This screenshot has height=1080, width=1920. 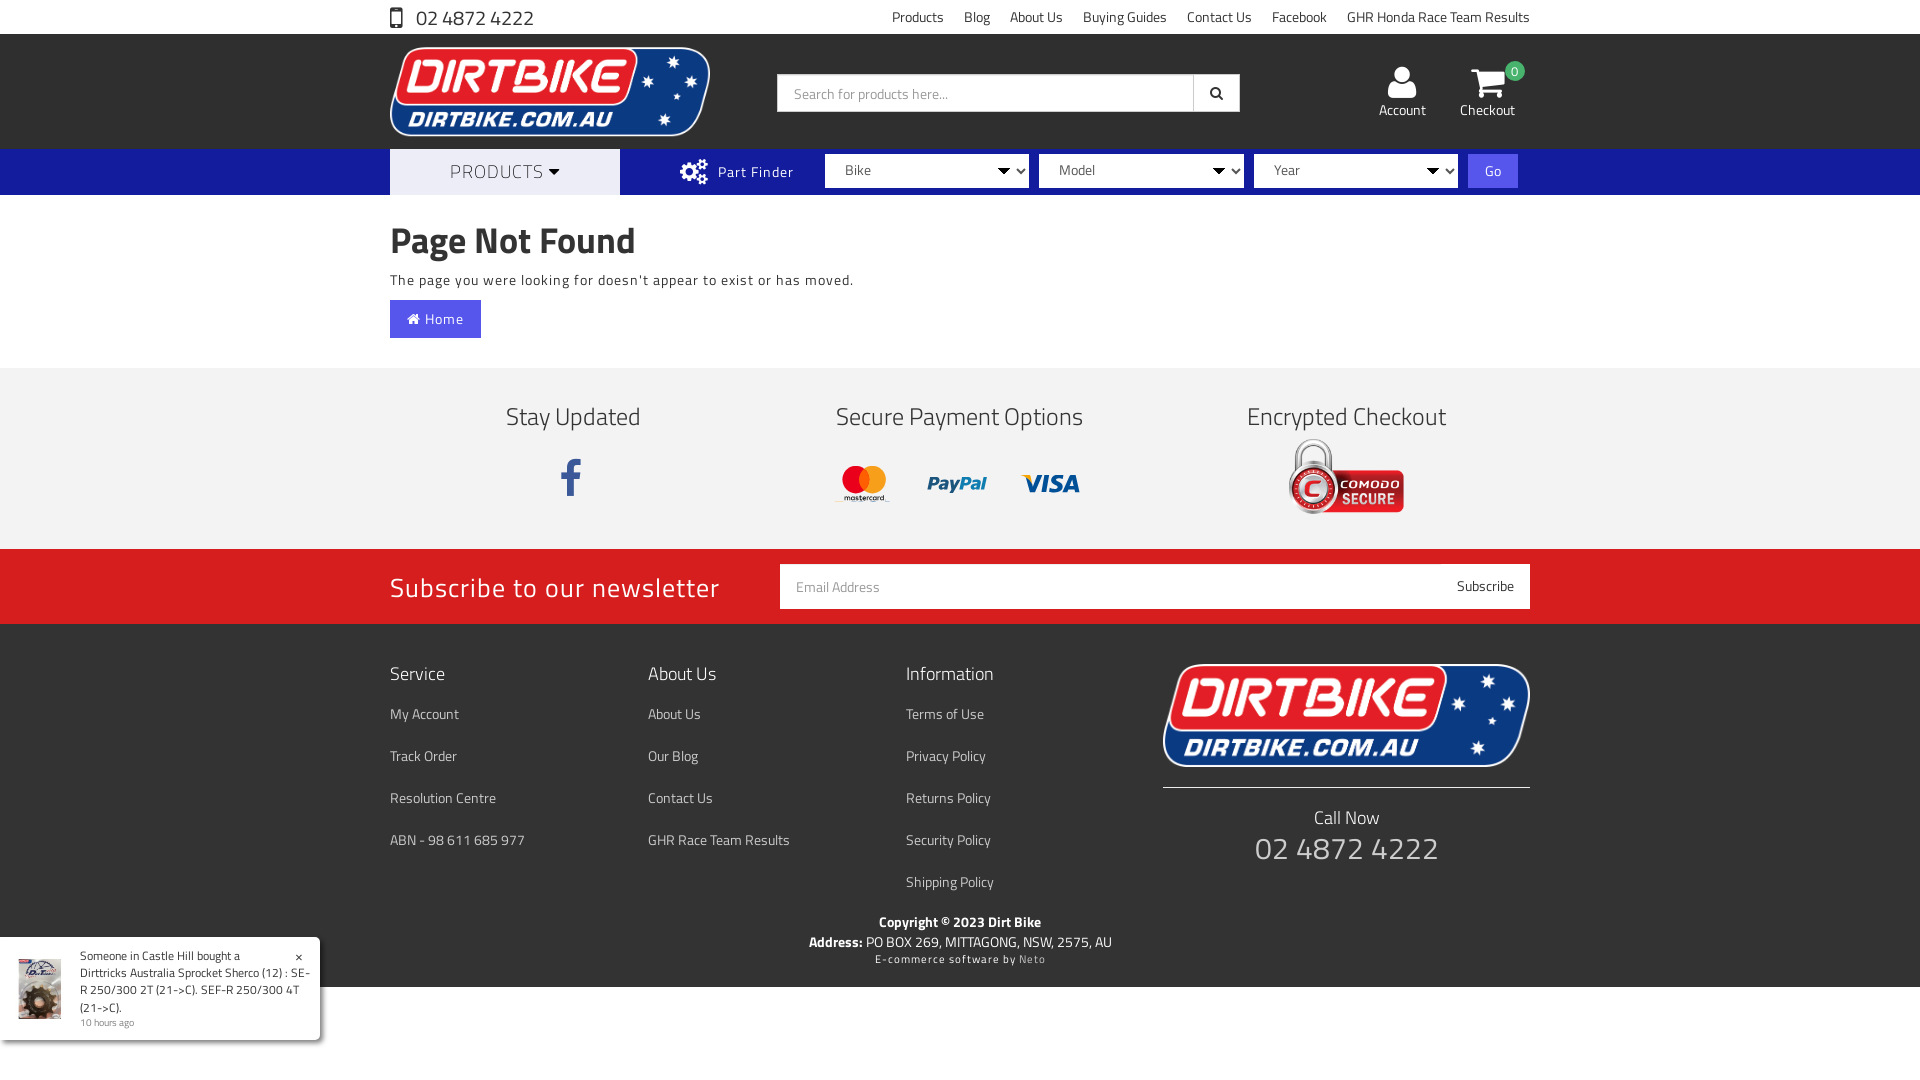 I want to click on '0, so click(x=1487, y=92).